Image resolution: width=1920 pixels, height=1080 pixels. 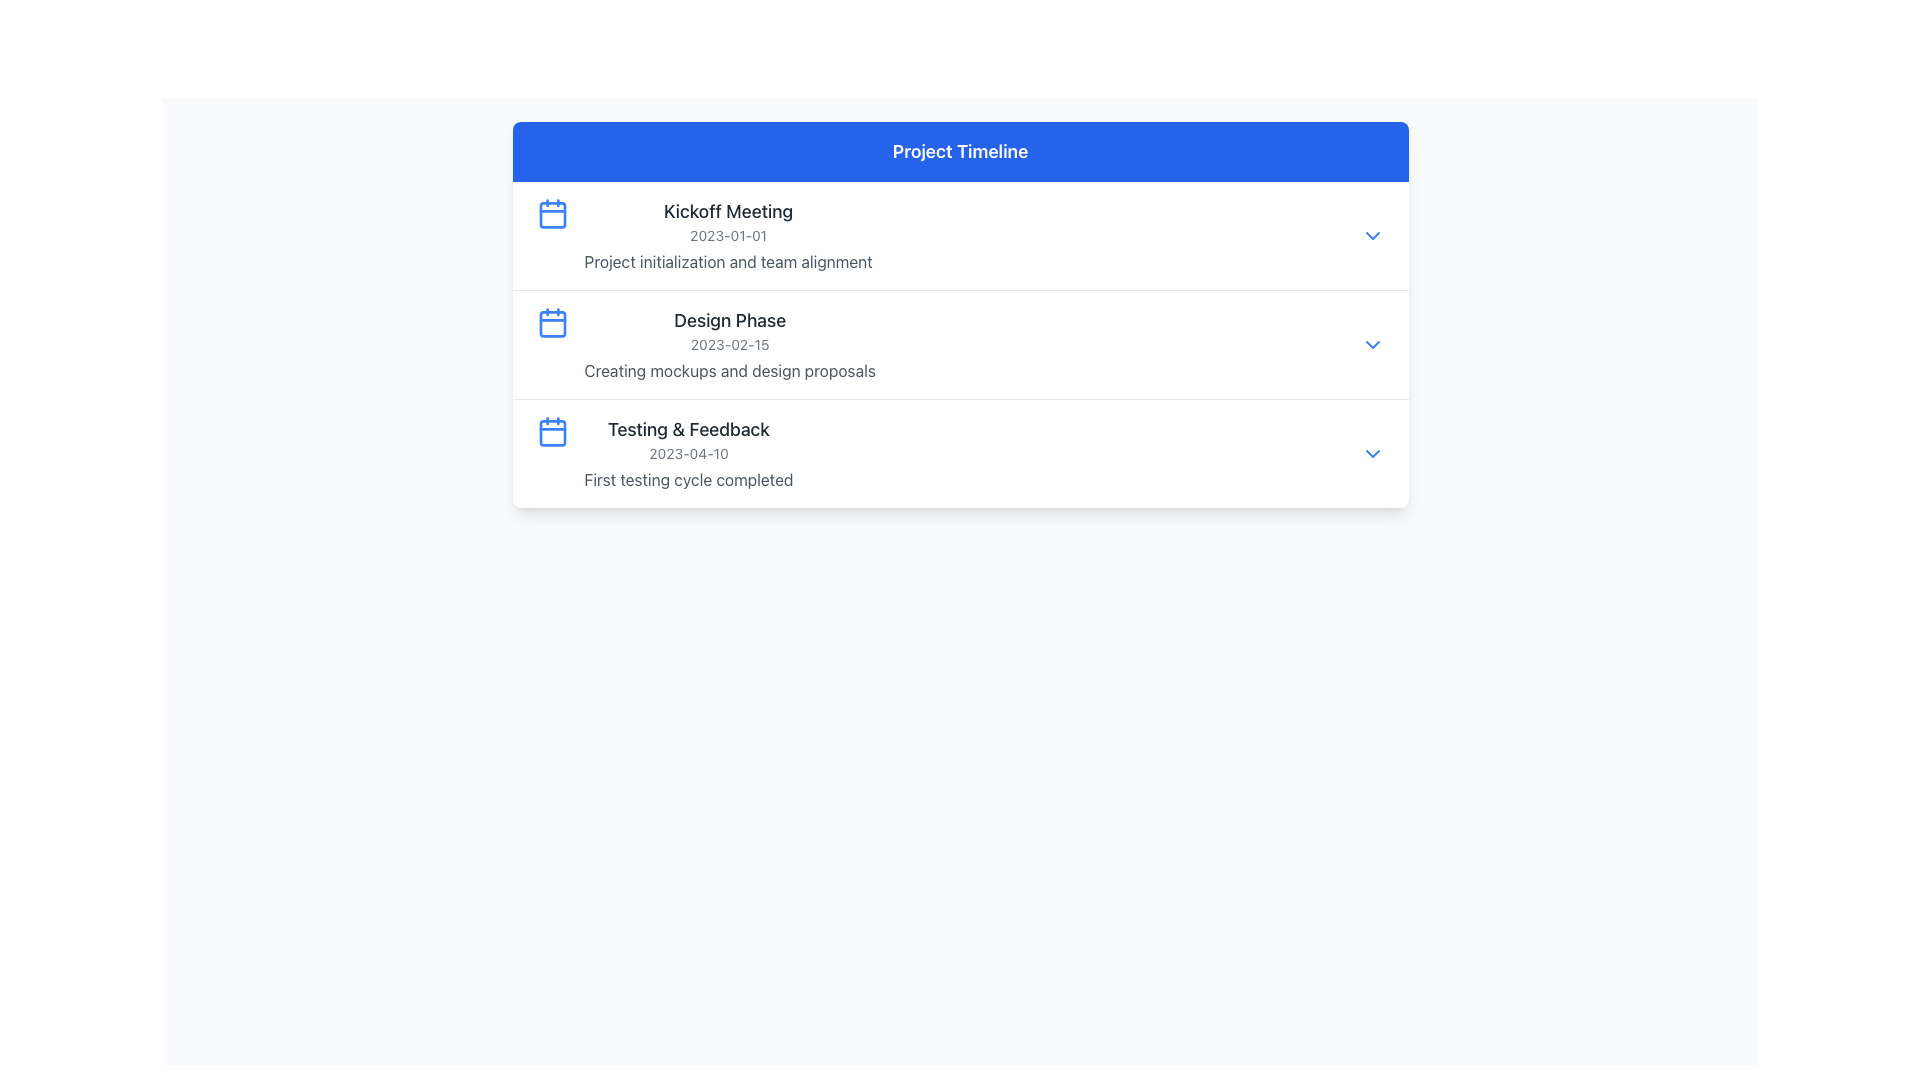 What do you see at coordinates (689, 479) in the screenshot?
I see `the text element that provides additional descriptive information related to the 'Testing & Feedback' section, positioned below the date '2023-04-10'` at bounding box center [689, 479].